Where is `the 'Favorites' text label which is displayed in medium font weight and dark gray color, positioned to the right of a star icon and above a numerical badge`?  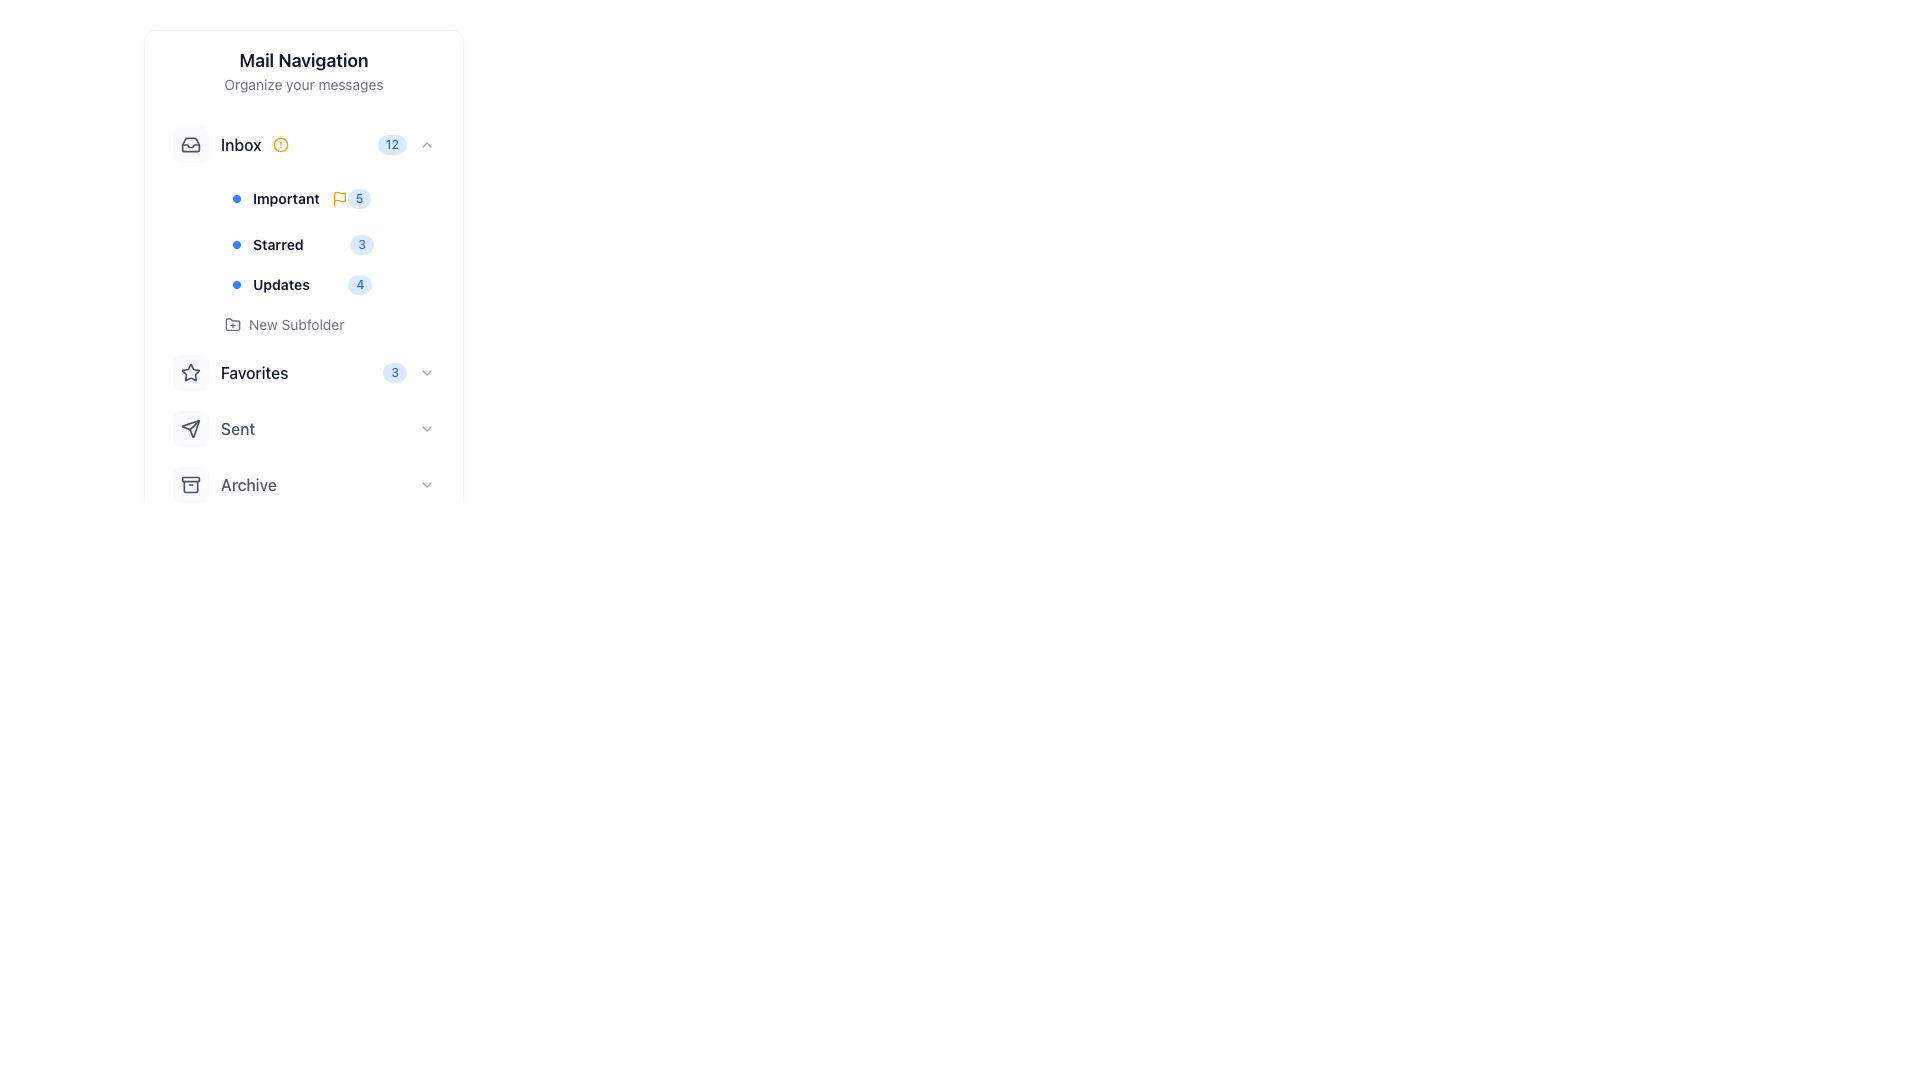
the 'Favorites' text label which is displayed in medium font weight and dark gray color, positioned to the right of a star icon and above a numerical badge is located at coordinates (253, 373).